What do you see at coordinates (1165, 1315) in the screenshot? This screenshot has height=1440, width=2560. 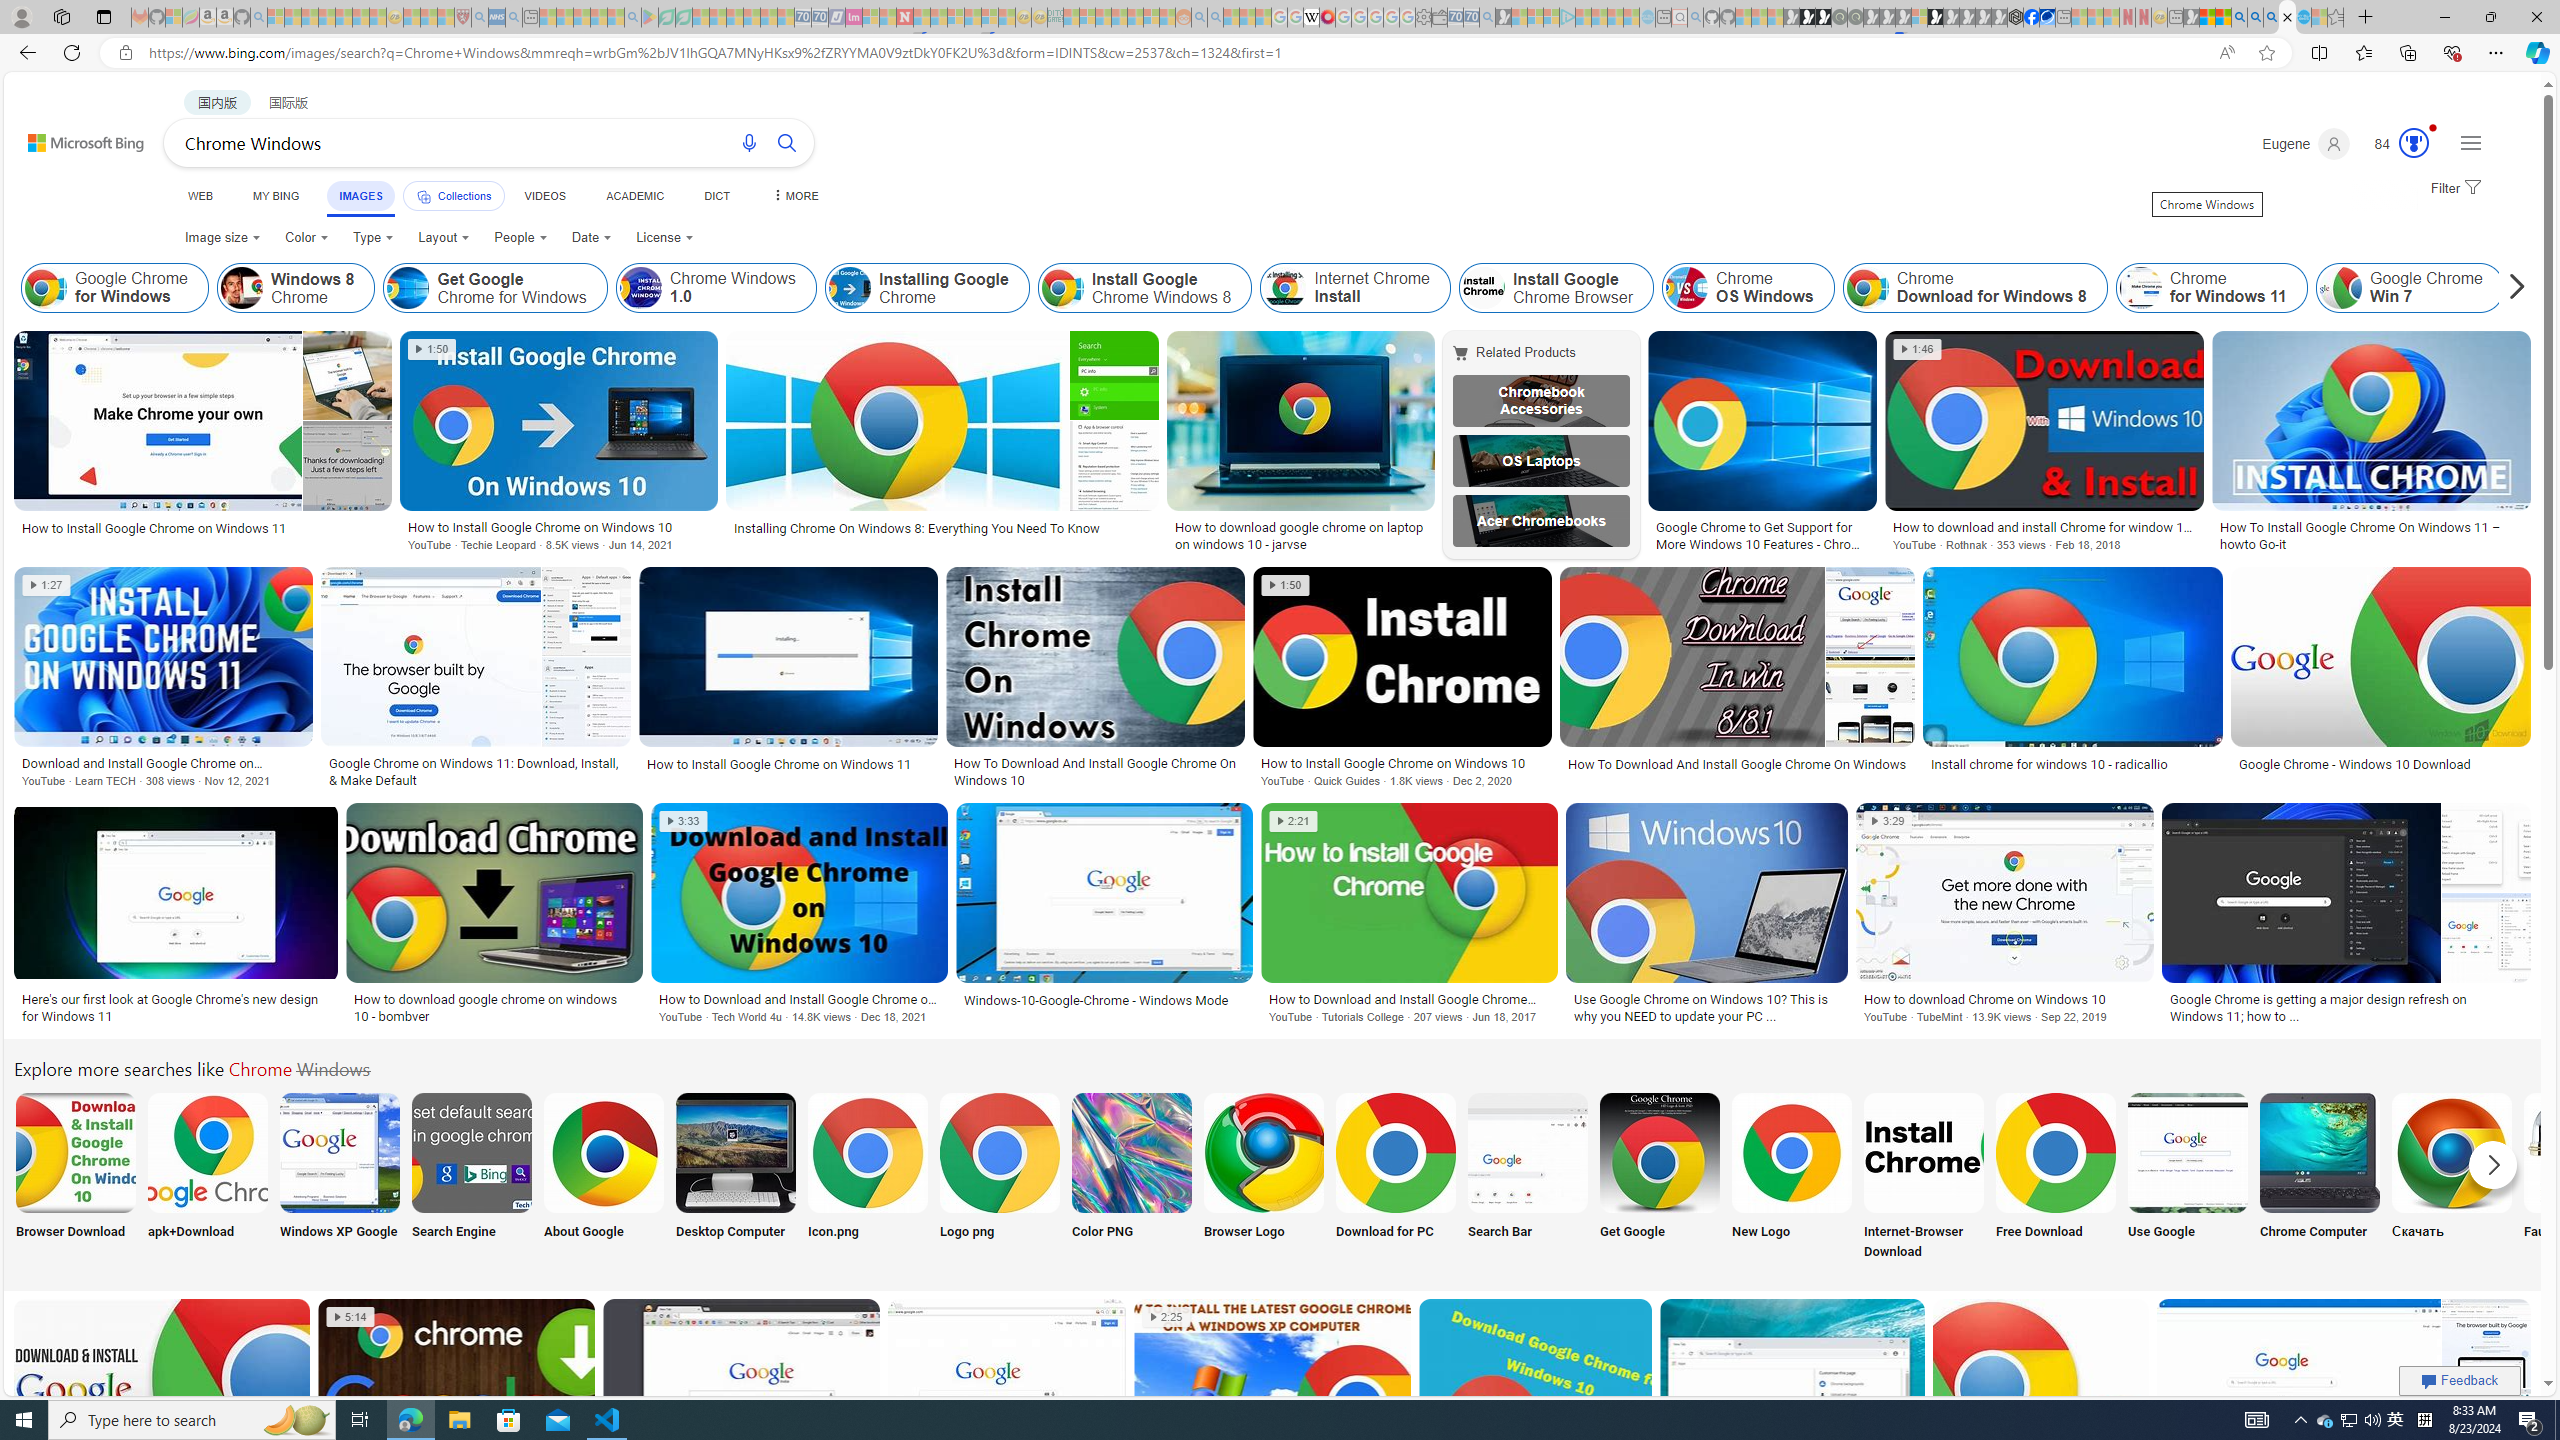 I see `'2:25'` at bounding box center [1165, 1315].